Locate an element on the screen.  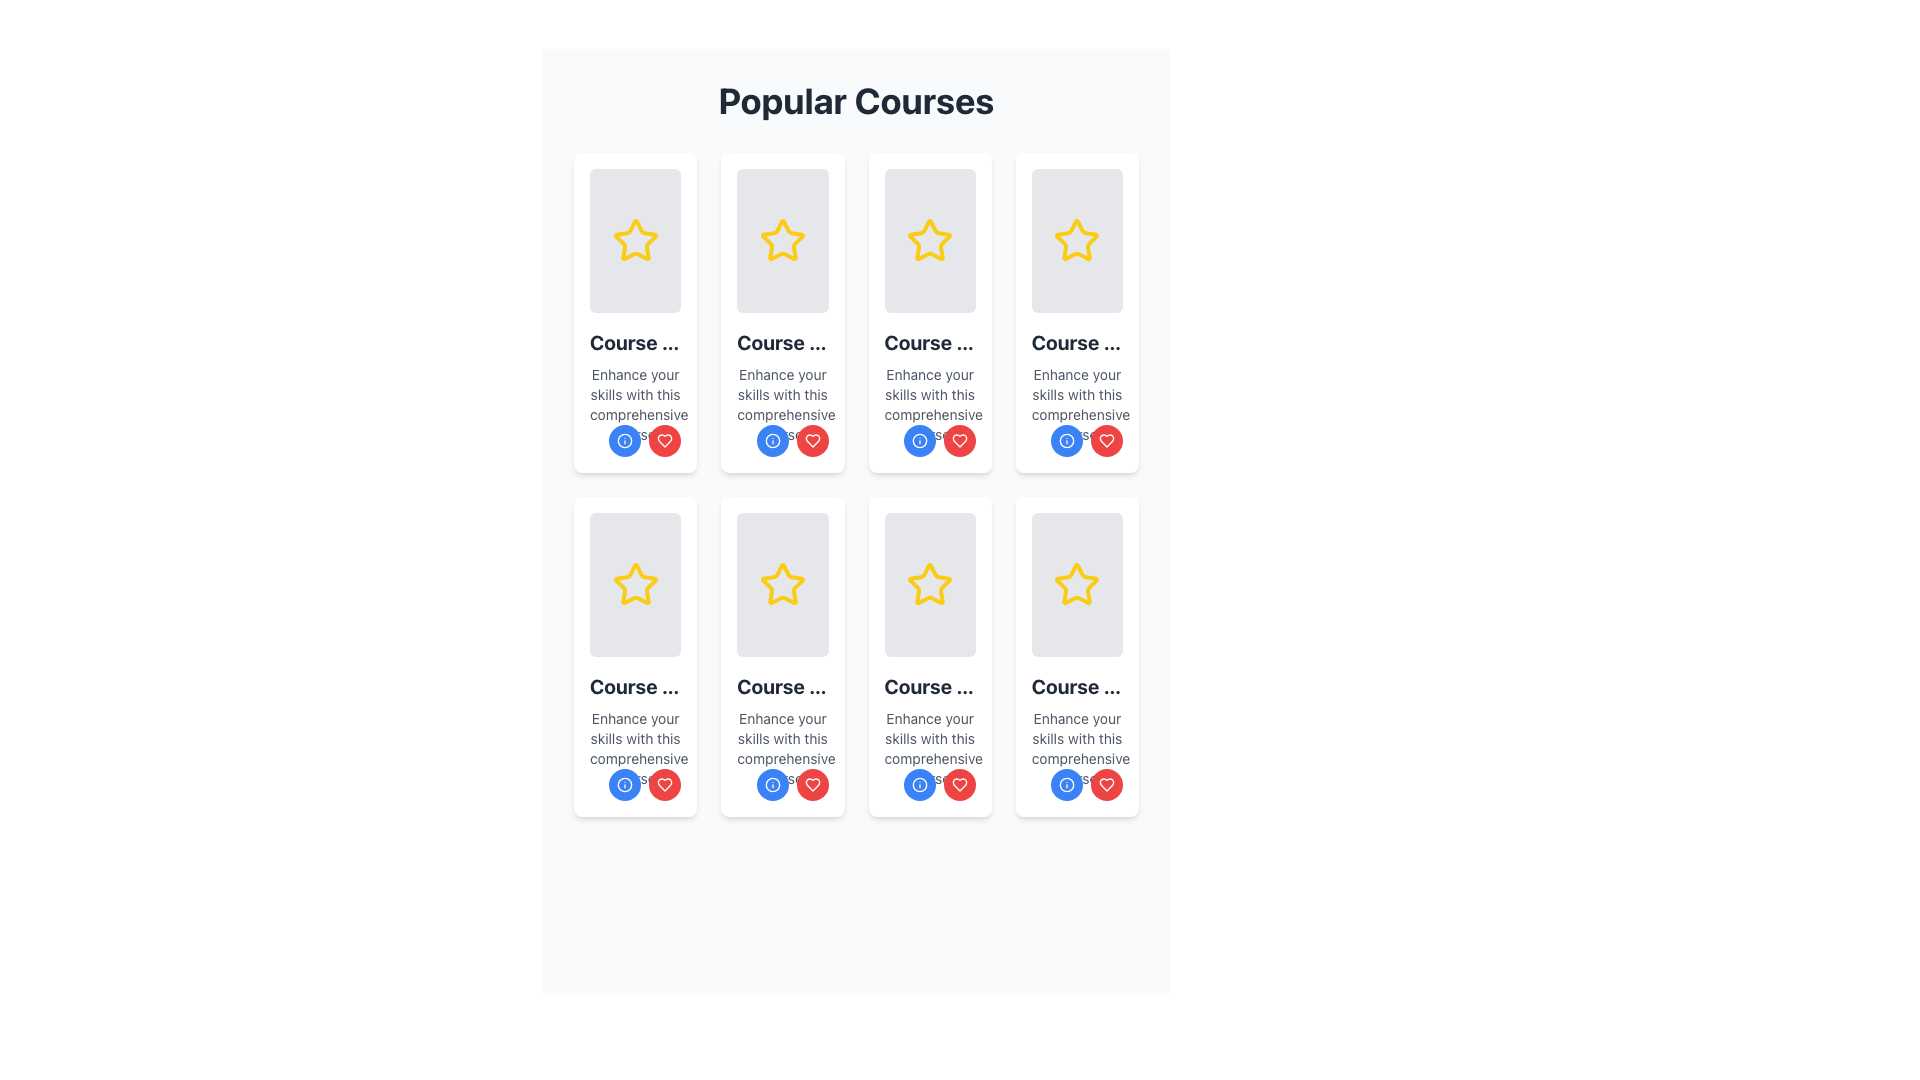
the circular blue button with a white border and an information icon inside, located to the left of the red favorite button at the bottom-right of the card component is located at coordinates (1065, 784).